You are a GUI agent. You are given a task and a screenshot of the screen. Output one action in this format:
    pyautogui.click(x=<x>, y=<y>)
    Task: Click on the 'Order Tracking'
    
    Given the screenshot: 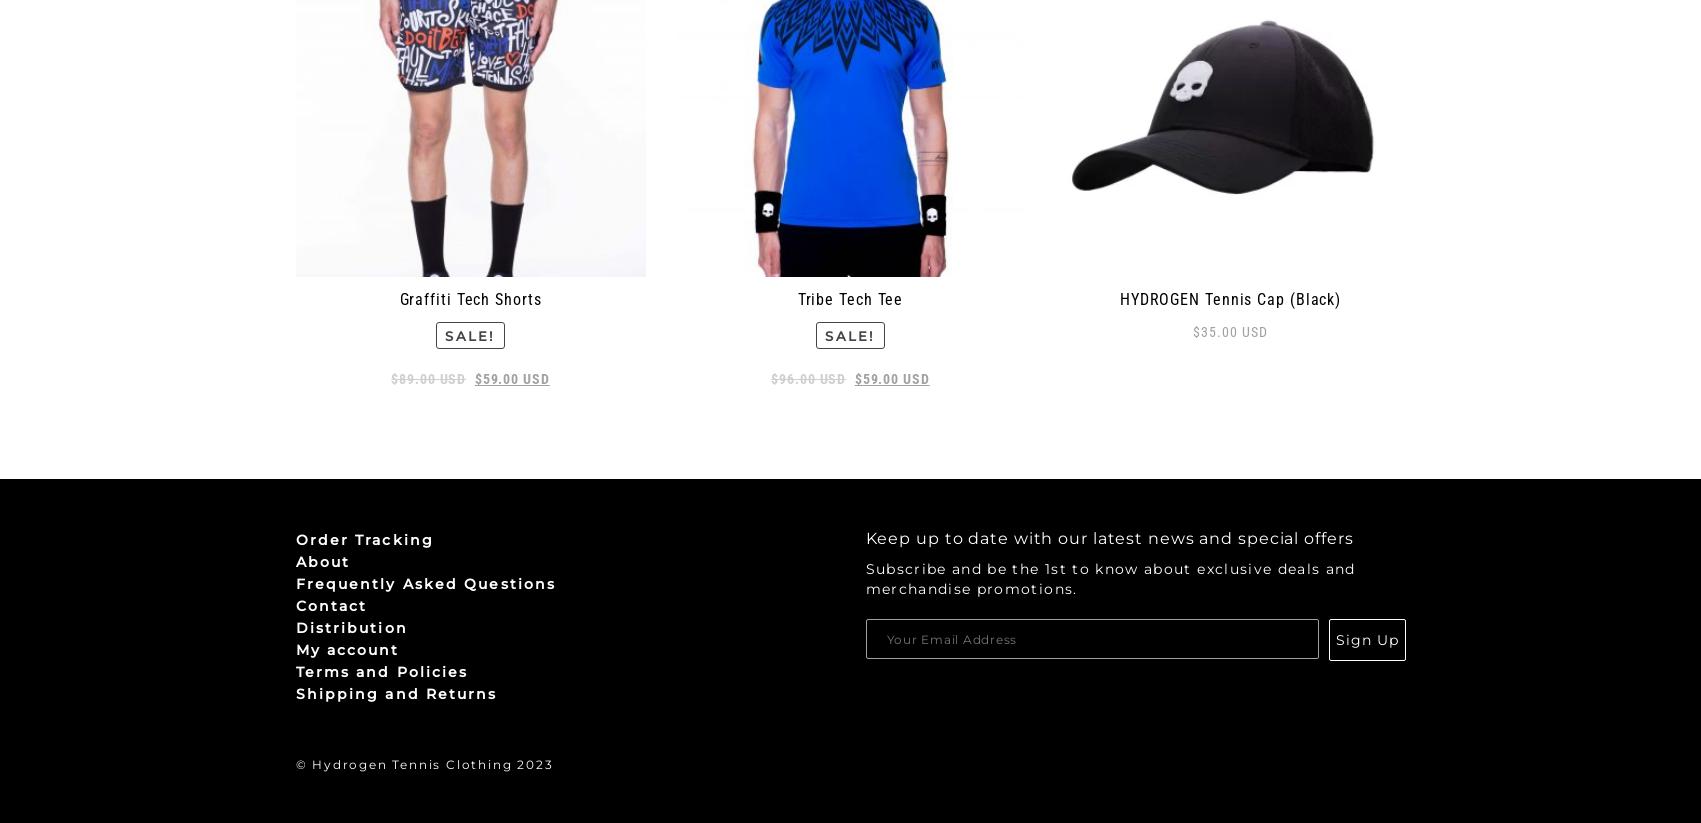 What is the action you would take?
    pyautogui.click(x=364, y=538)
    